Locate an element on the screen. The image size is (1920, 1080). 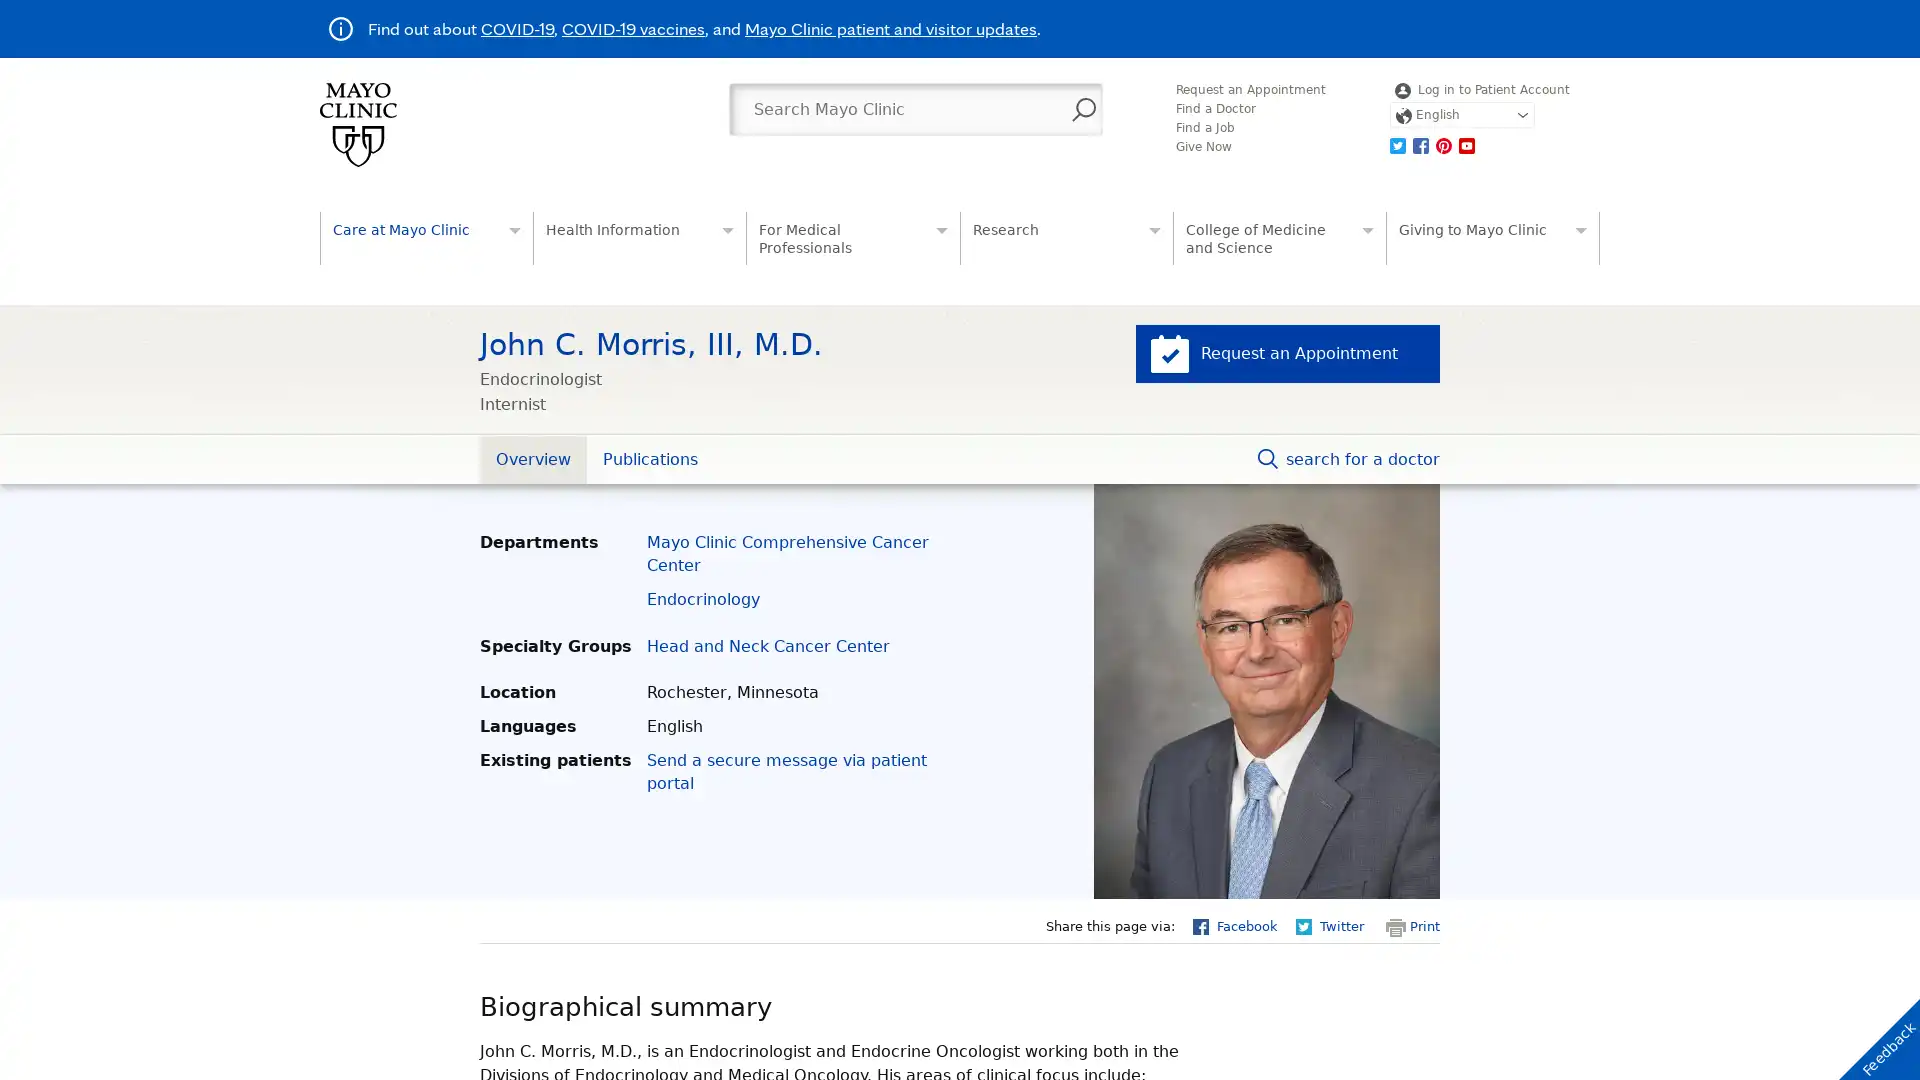
English is located at coordinates (1461, 115).